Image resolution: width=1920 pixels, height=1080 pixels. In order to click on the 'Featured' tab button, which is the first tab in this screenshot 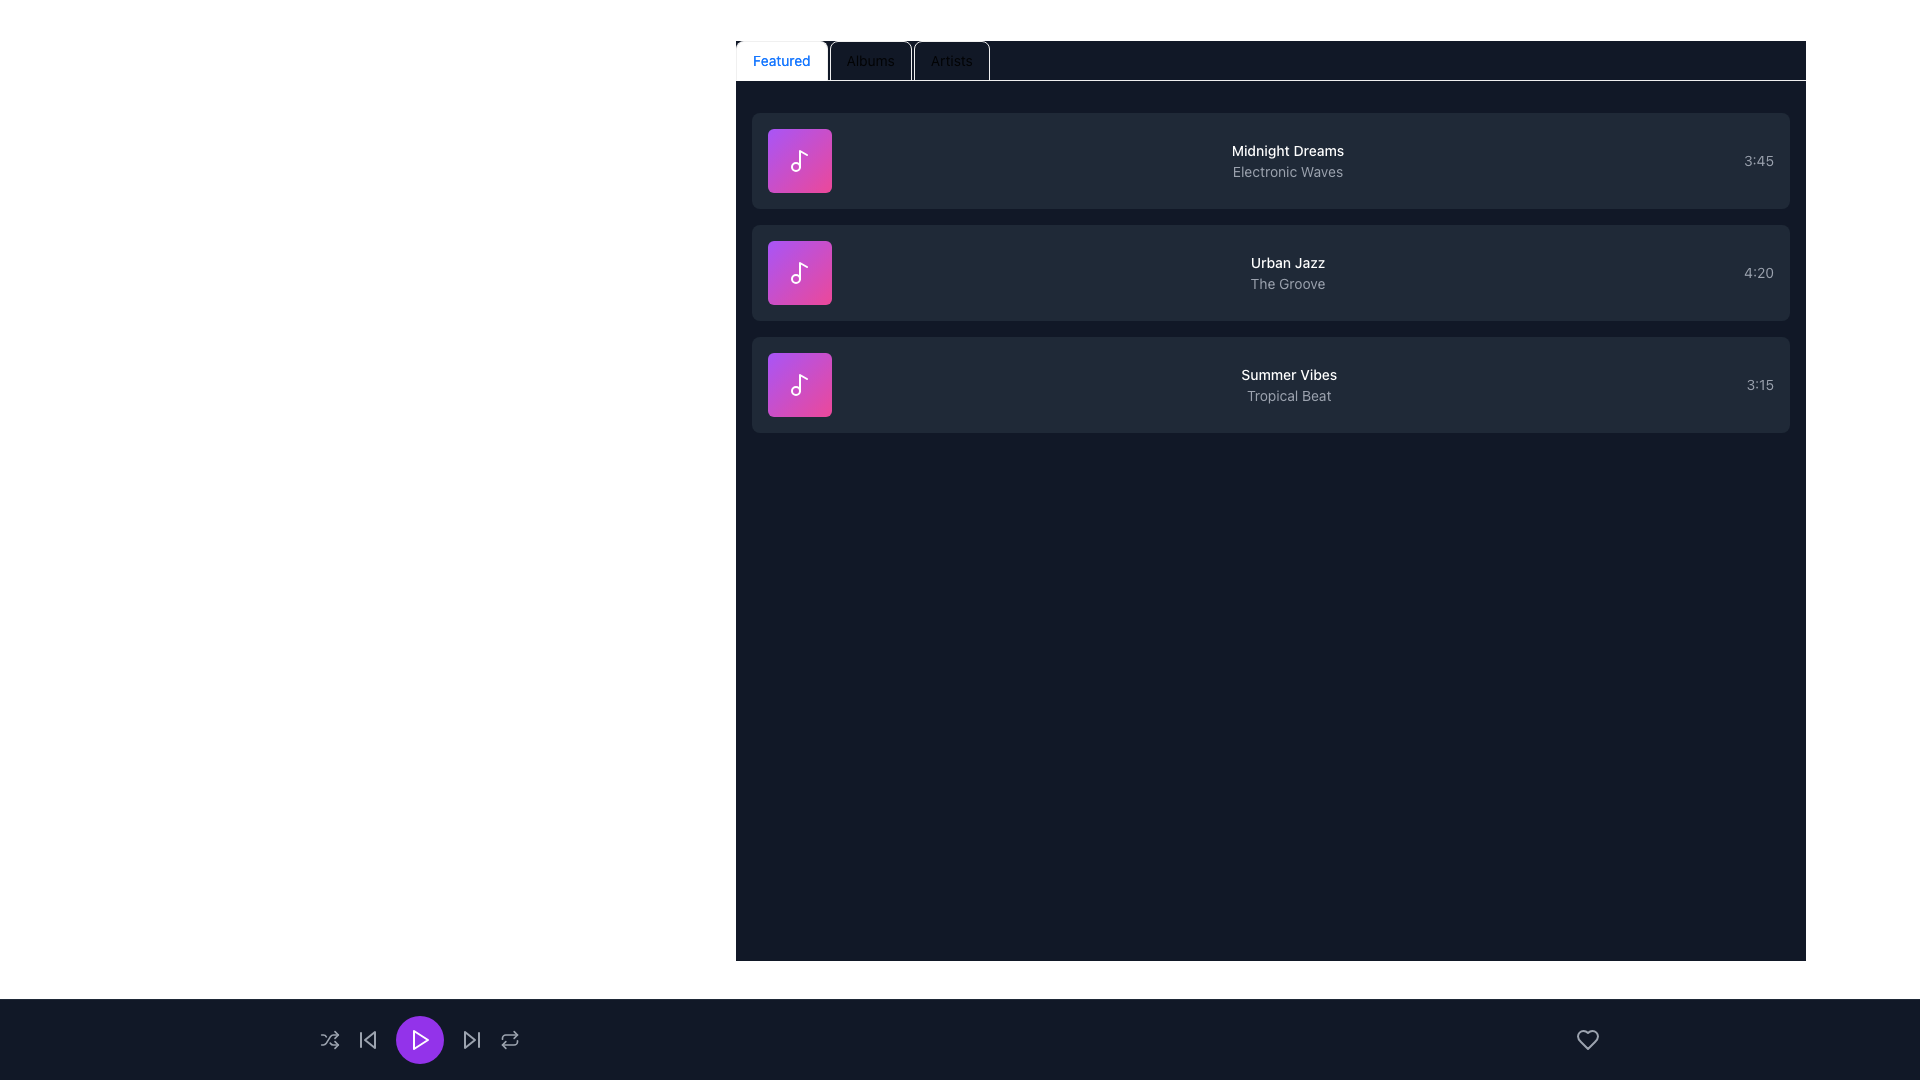, I will do `click(780, 60)`.